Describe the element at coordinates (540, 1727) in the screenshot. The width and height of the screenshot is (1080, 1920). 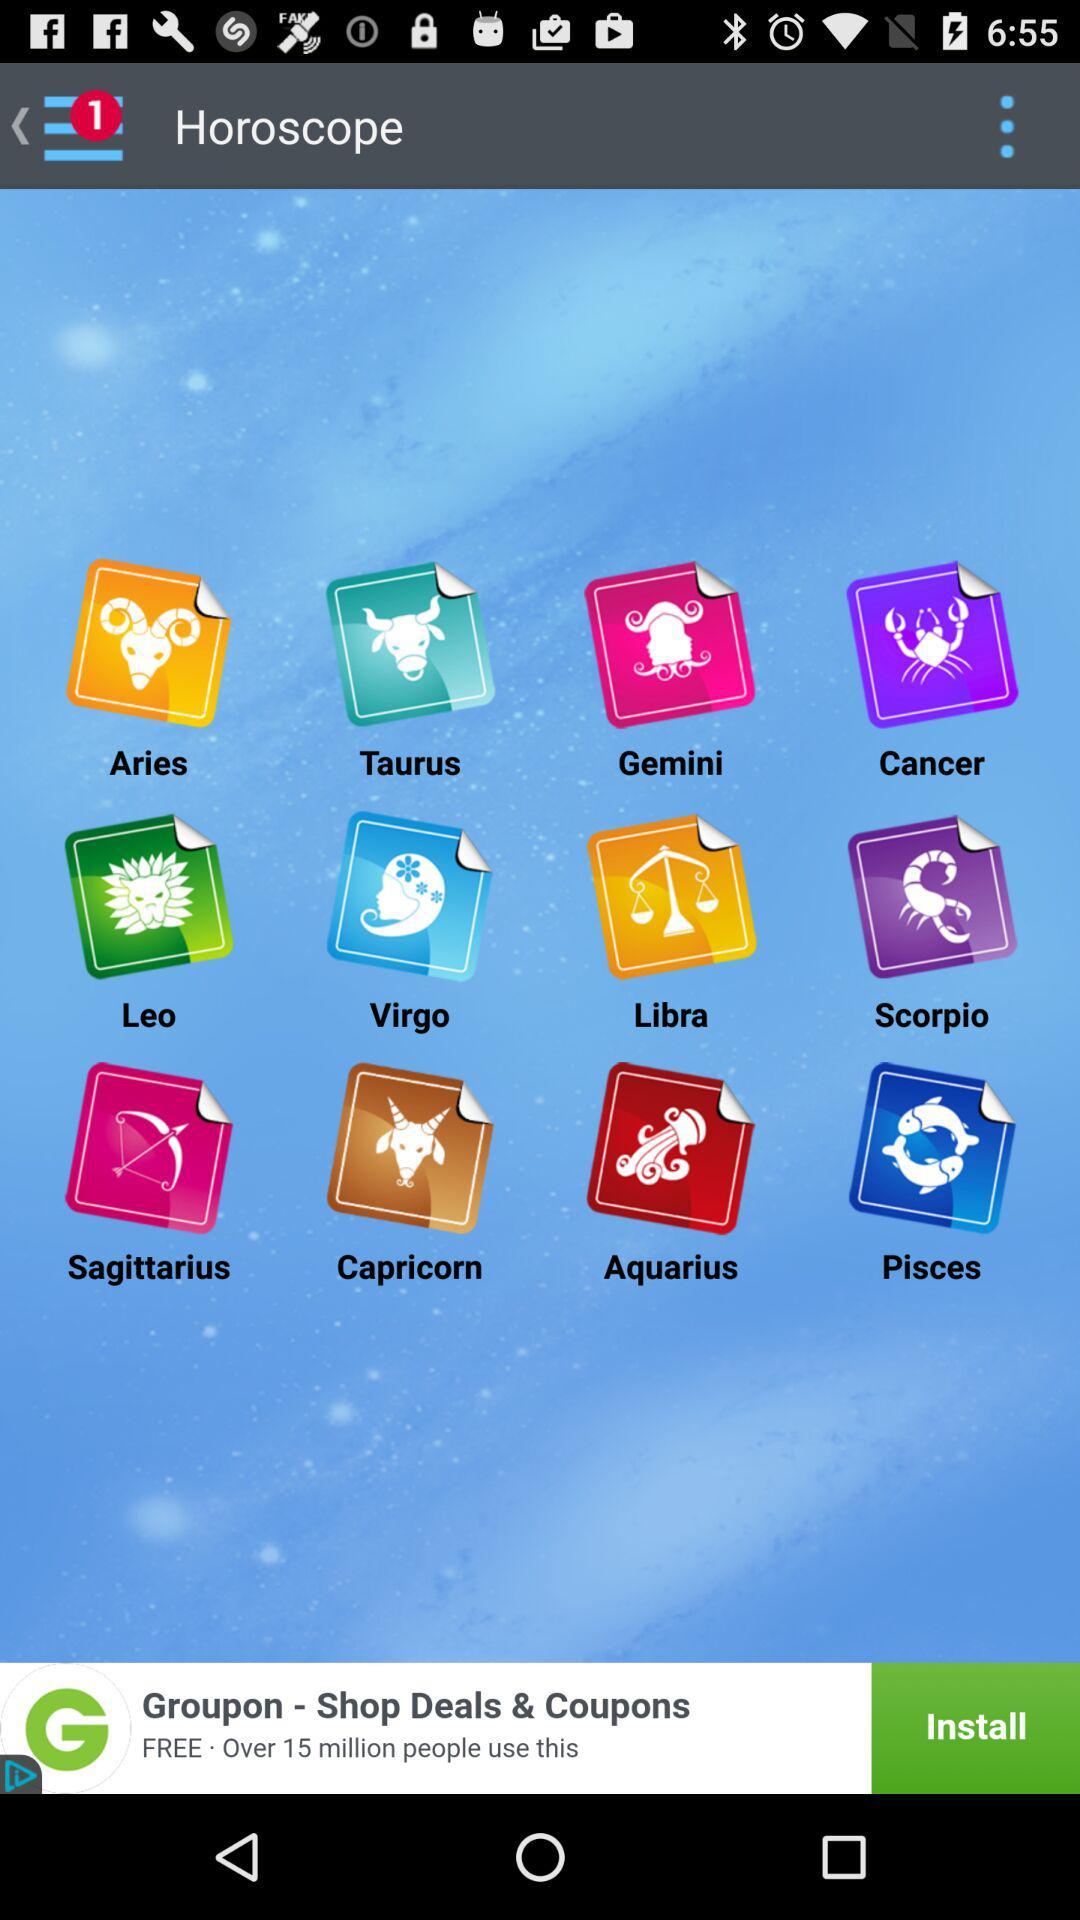
I see `advertisement about groupon deals coupons` at that location.